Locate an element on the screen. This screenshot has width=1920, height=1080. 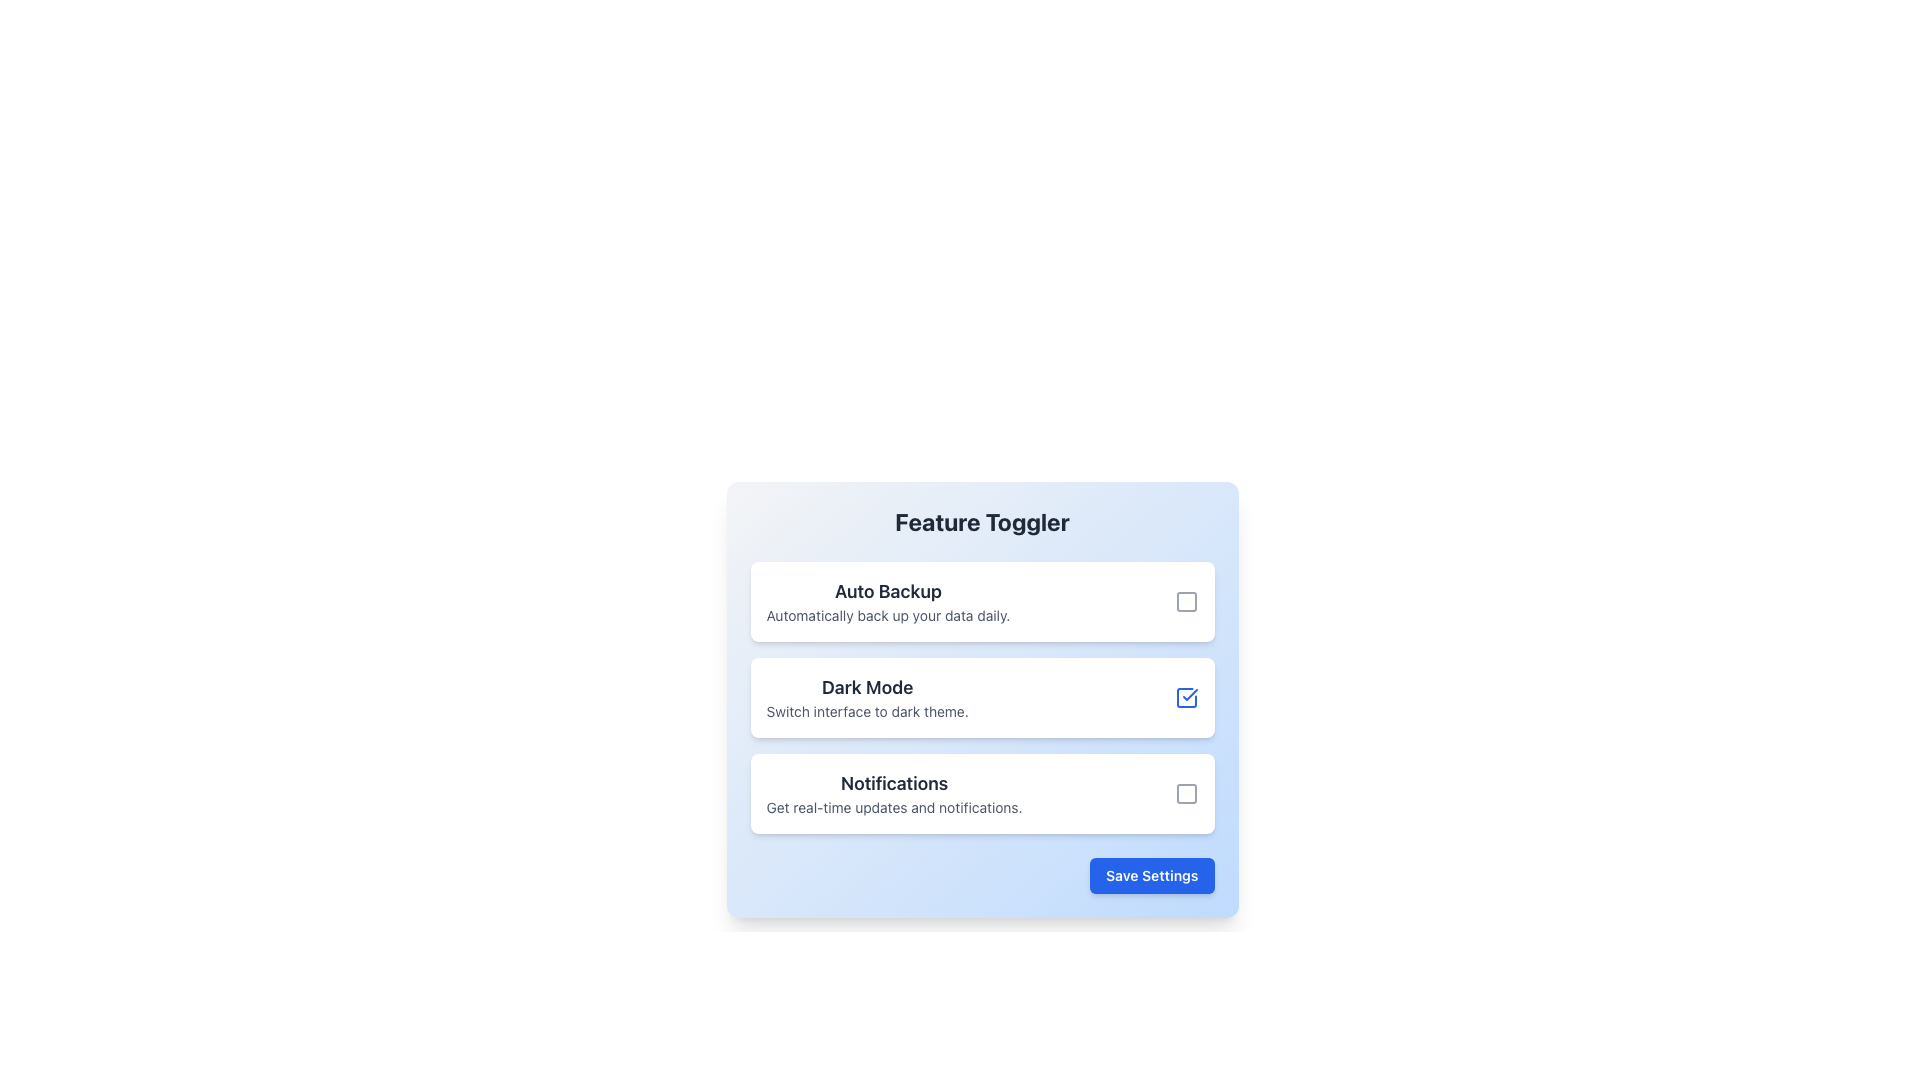
the checkmark icon located in the 'Dark Mode' section of the feature toggler interface, which is adjacent to the right side of the option's textual description, representing a selection or confirmation function is located at coordinates (1190, 693).